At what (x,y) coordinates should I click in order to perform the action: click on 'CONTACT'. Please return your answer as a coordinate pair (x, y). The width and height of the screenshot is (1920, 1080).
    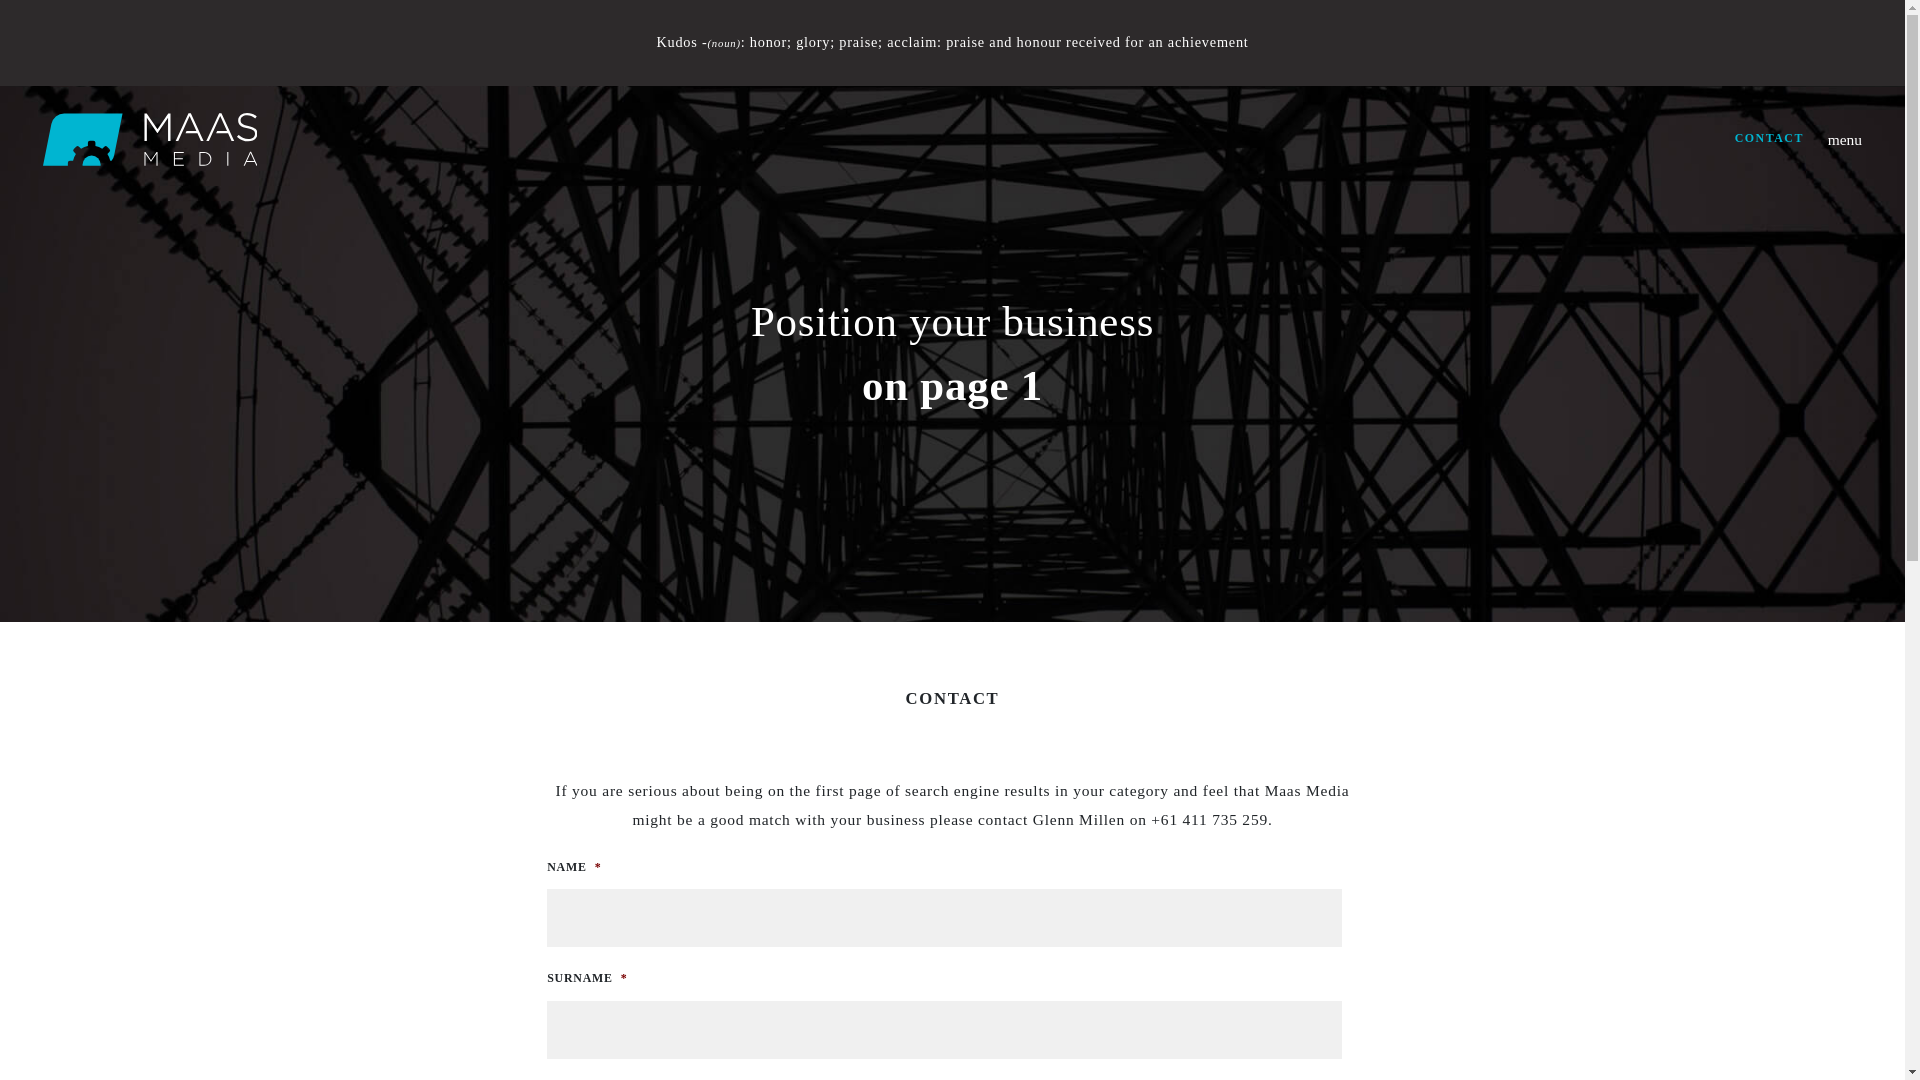
    Looking at the image, I should click on (1769, 137).